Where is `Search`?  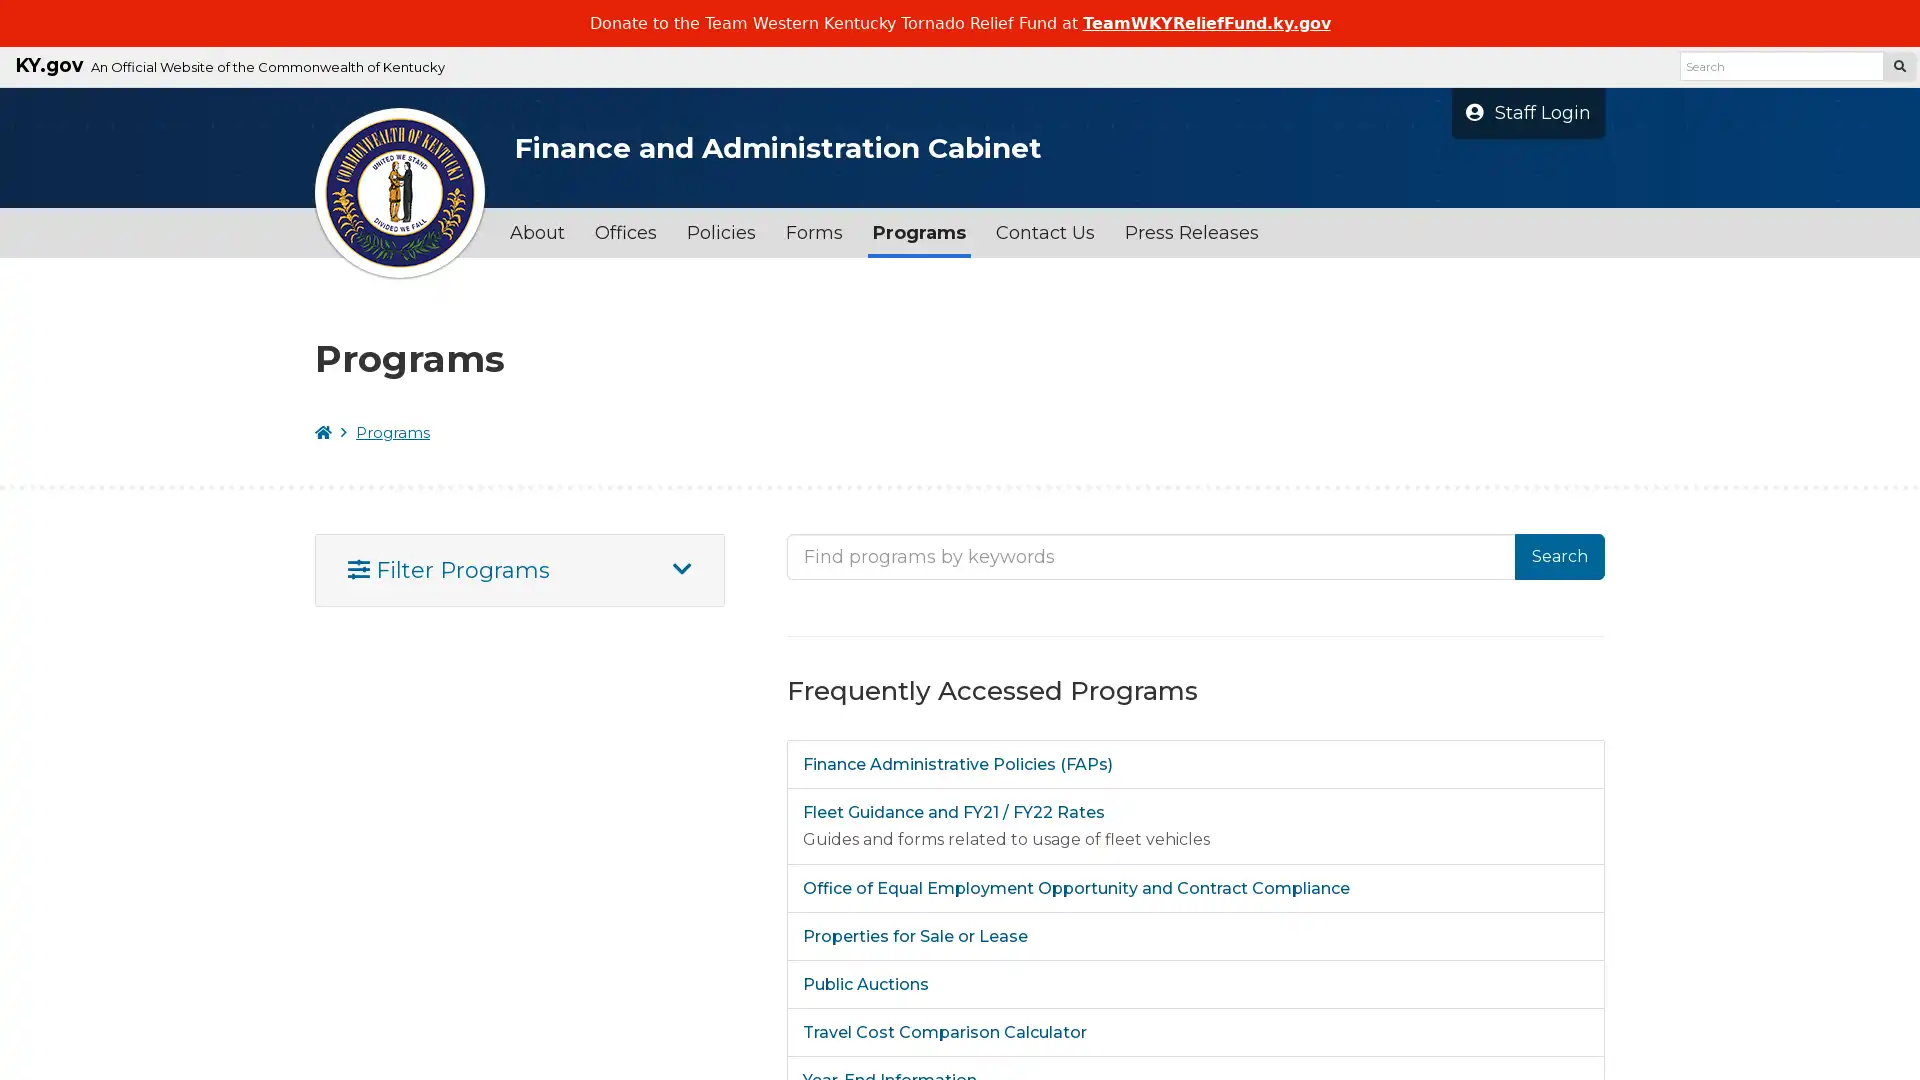 Search is located at coordinates (1898, 65).